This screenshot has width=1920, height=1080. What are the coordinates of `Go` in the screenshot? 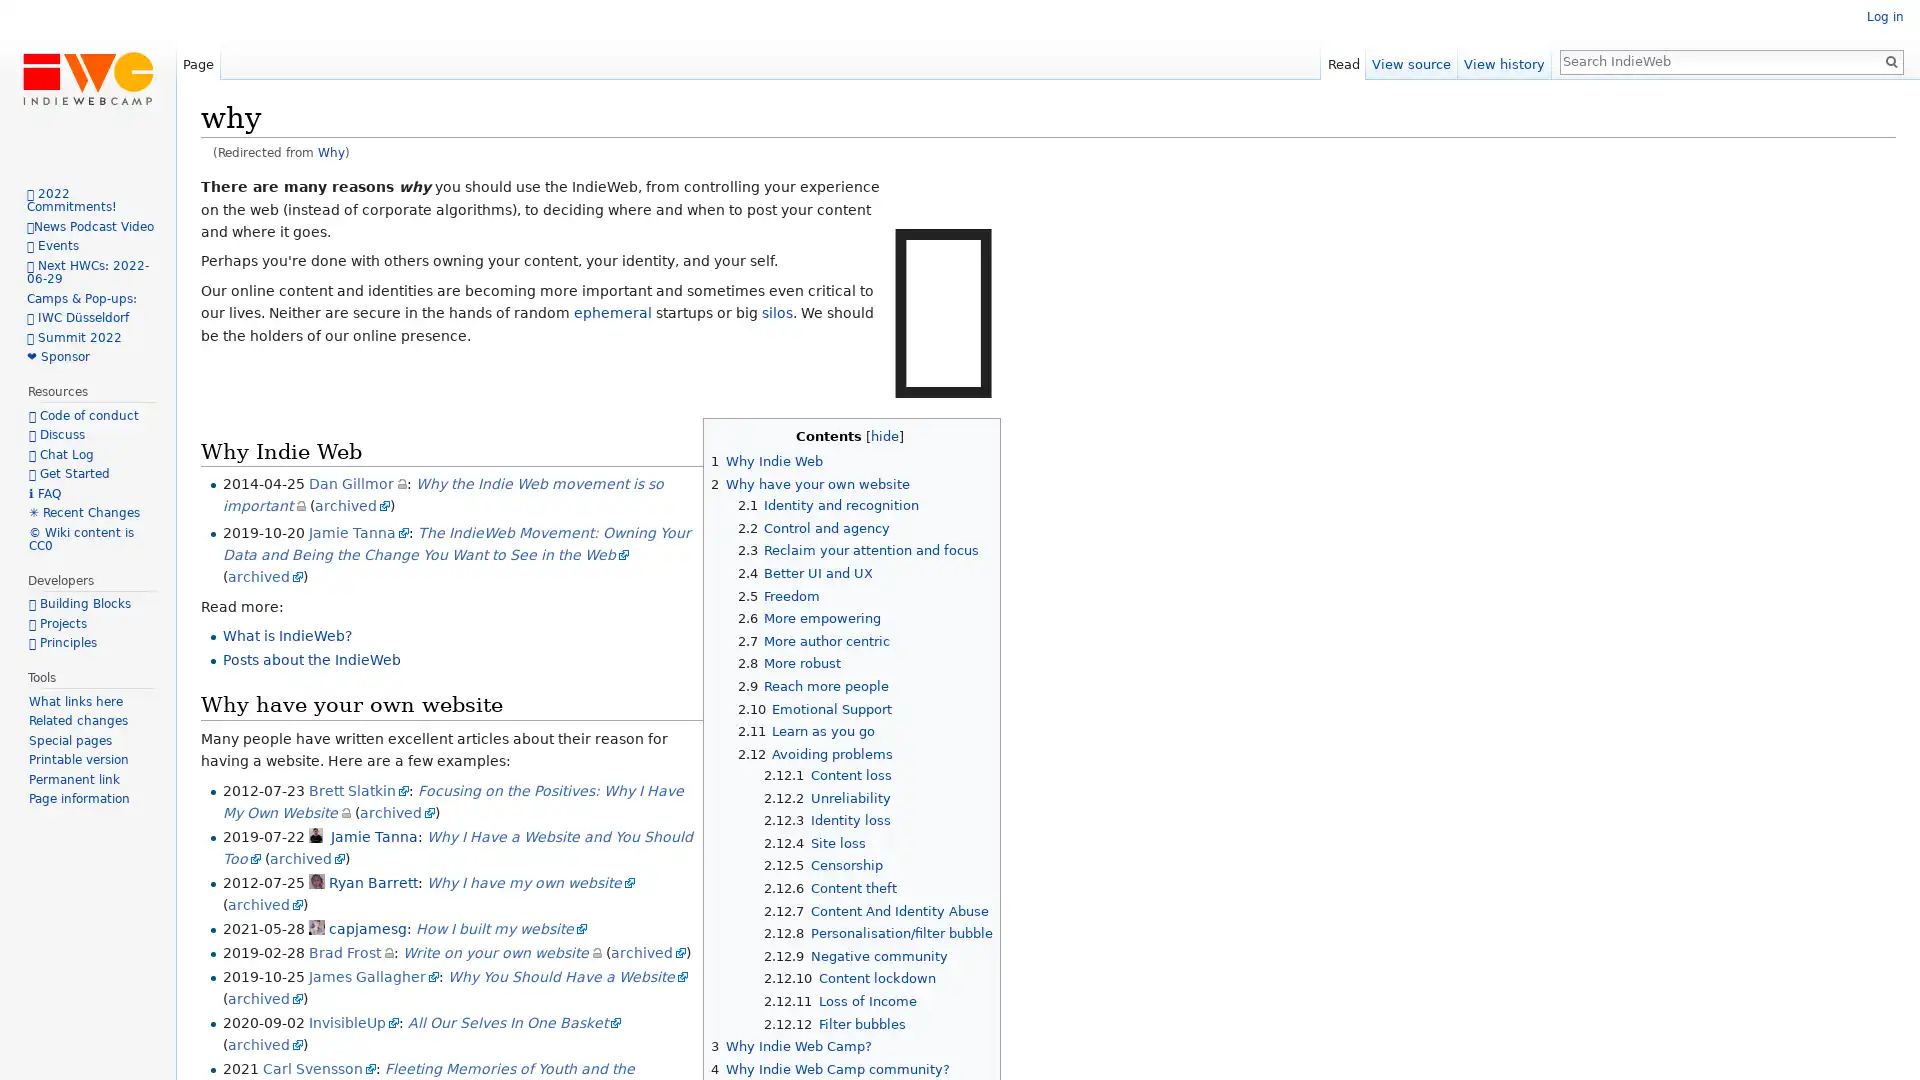 It's located at (1890, 60).